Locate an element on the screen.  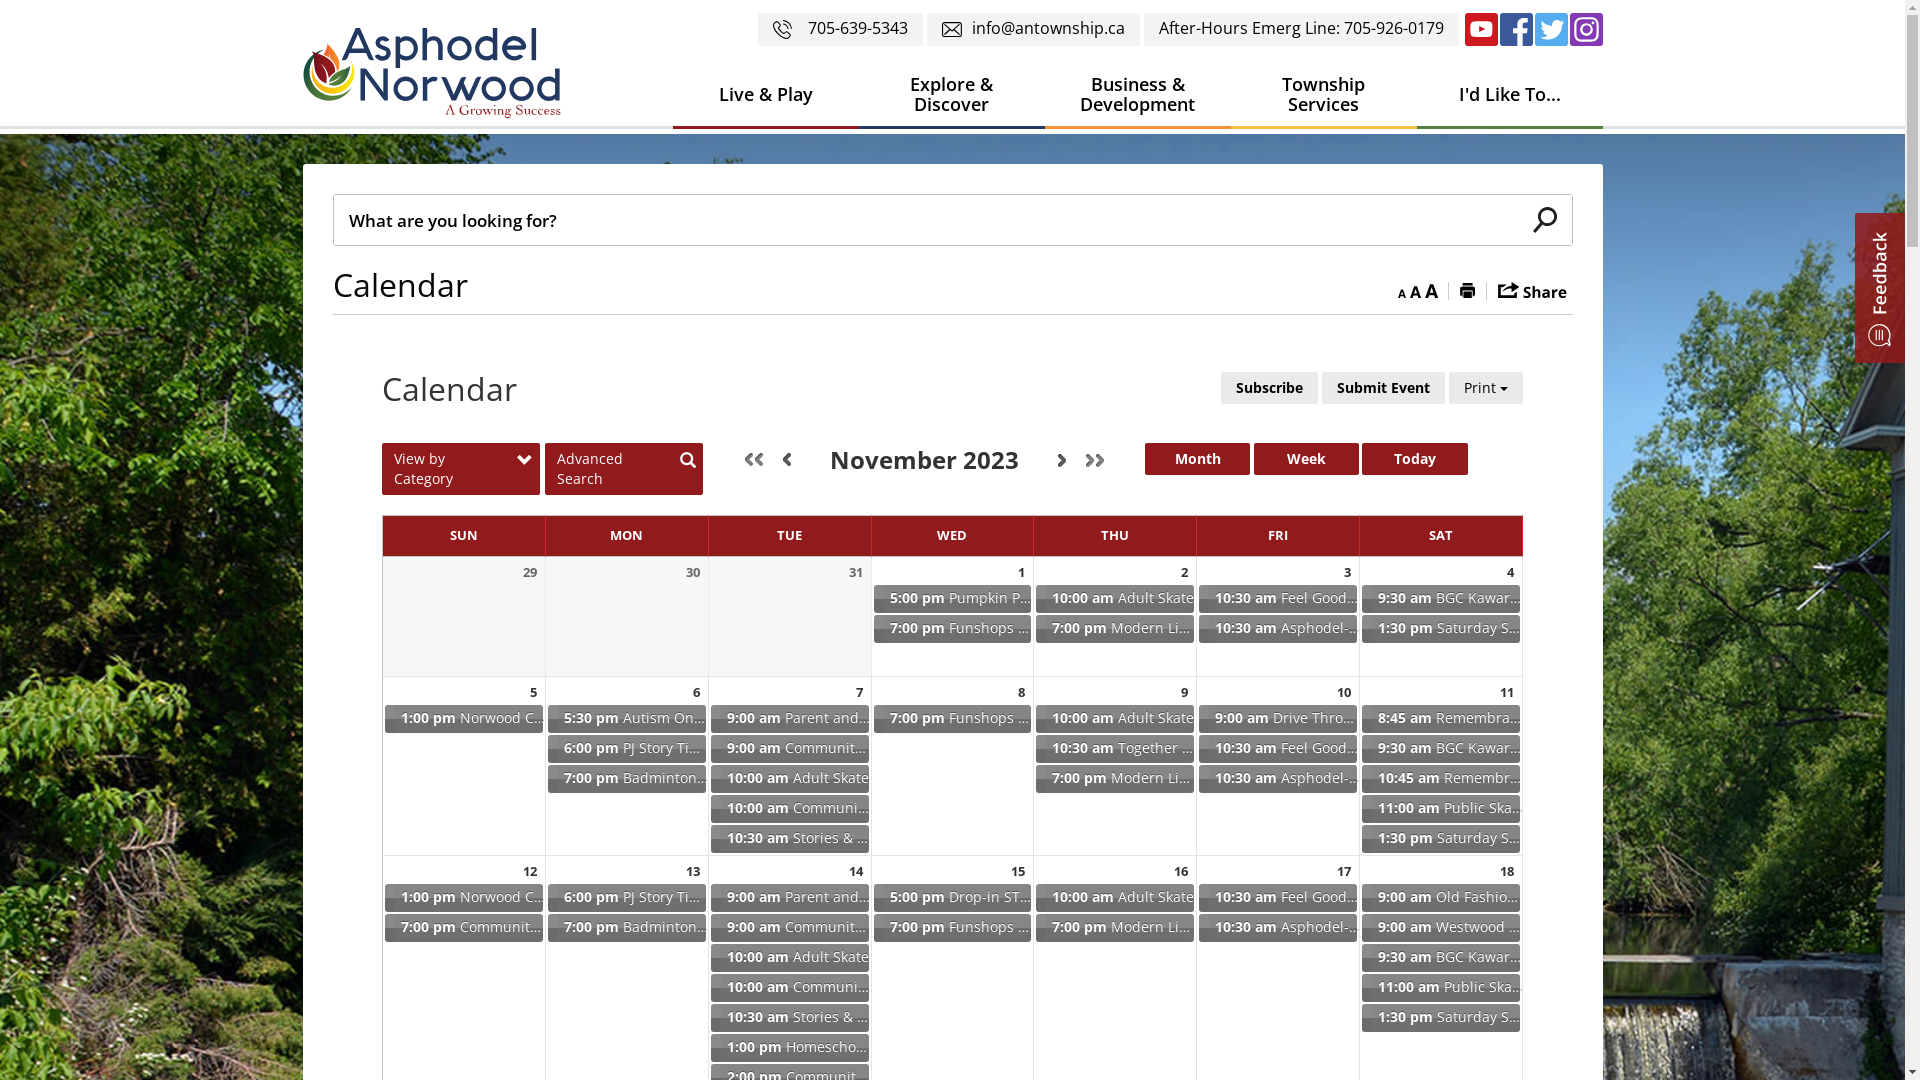
'After-Hours Emerg Line: 705-926-0179' is located at coordinates (1301, 29).